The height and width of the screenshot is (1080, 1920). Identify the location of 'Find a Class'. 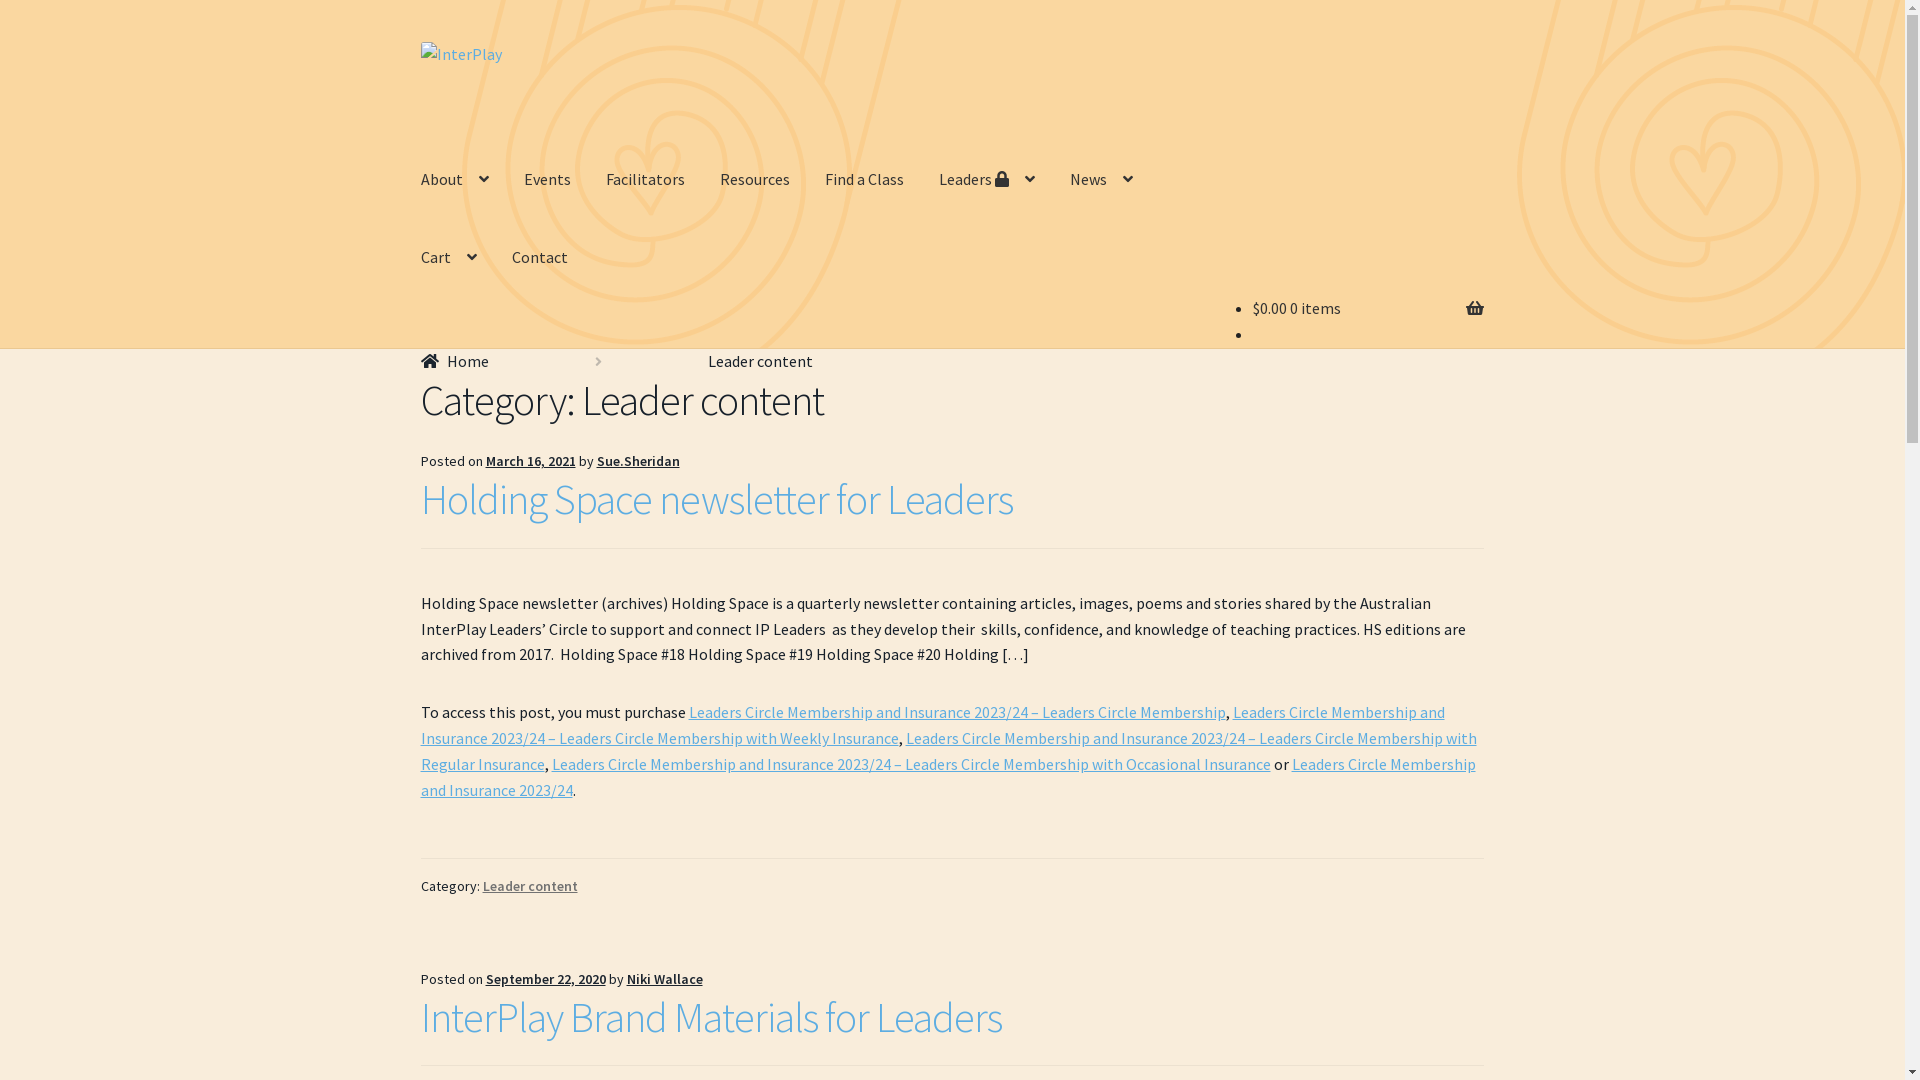
(864, 180).